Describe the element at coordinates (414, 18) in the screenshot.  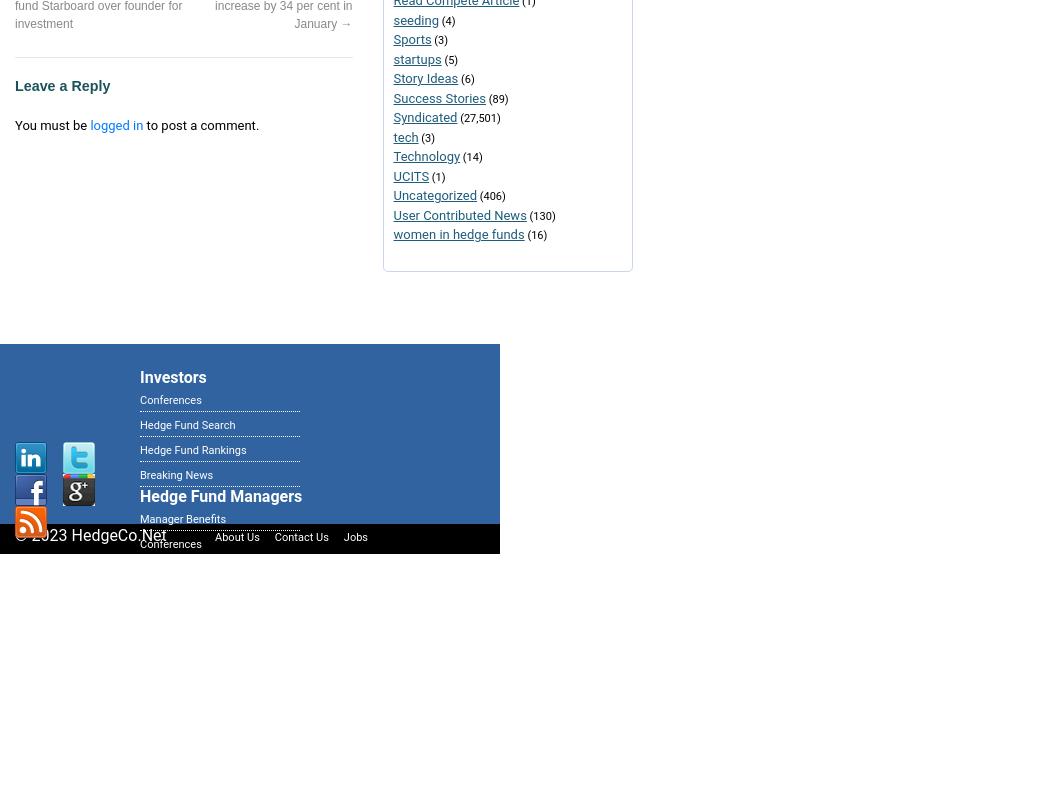
I see `'seeding'` at that location.